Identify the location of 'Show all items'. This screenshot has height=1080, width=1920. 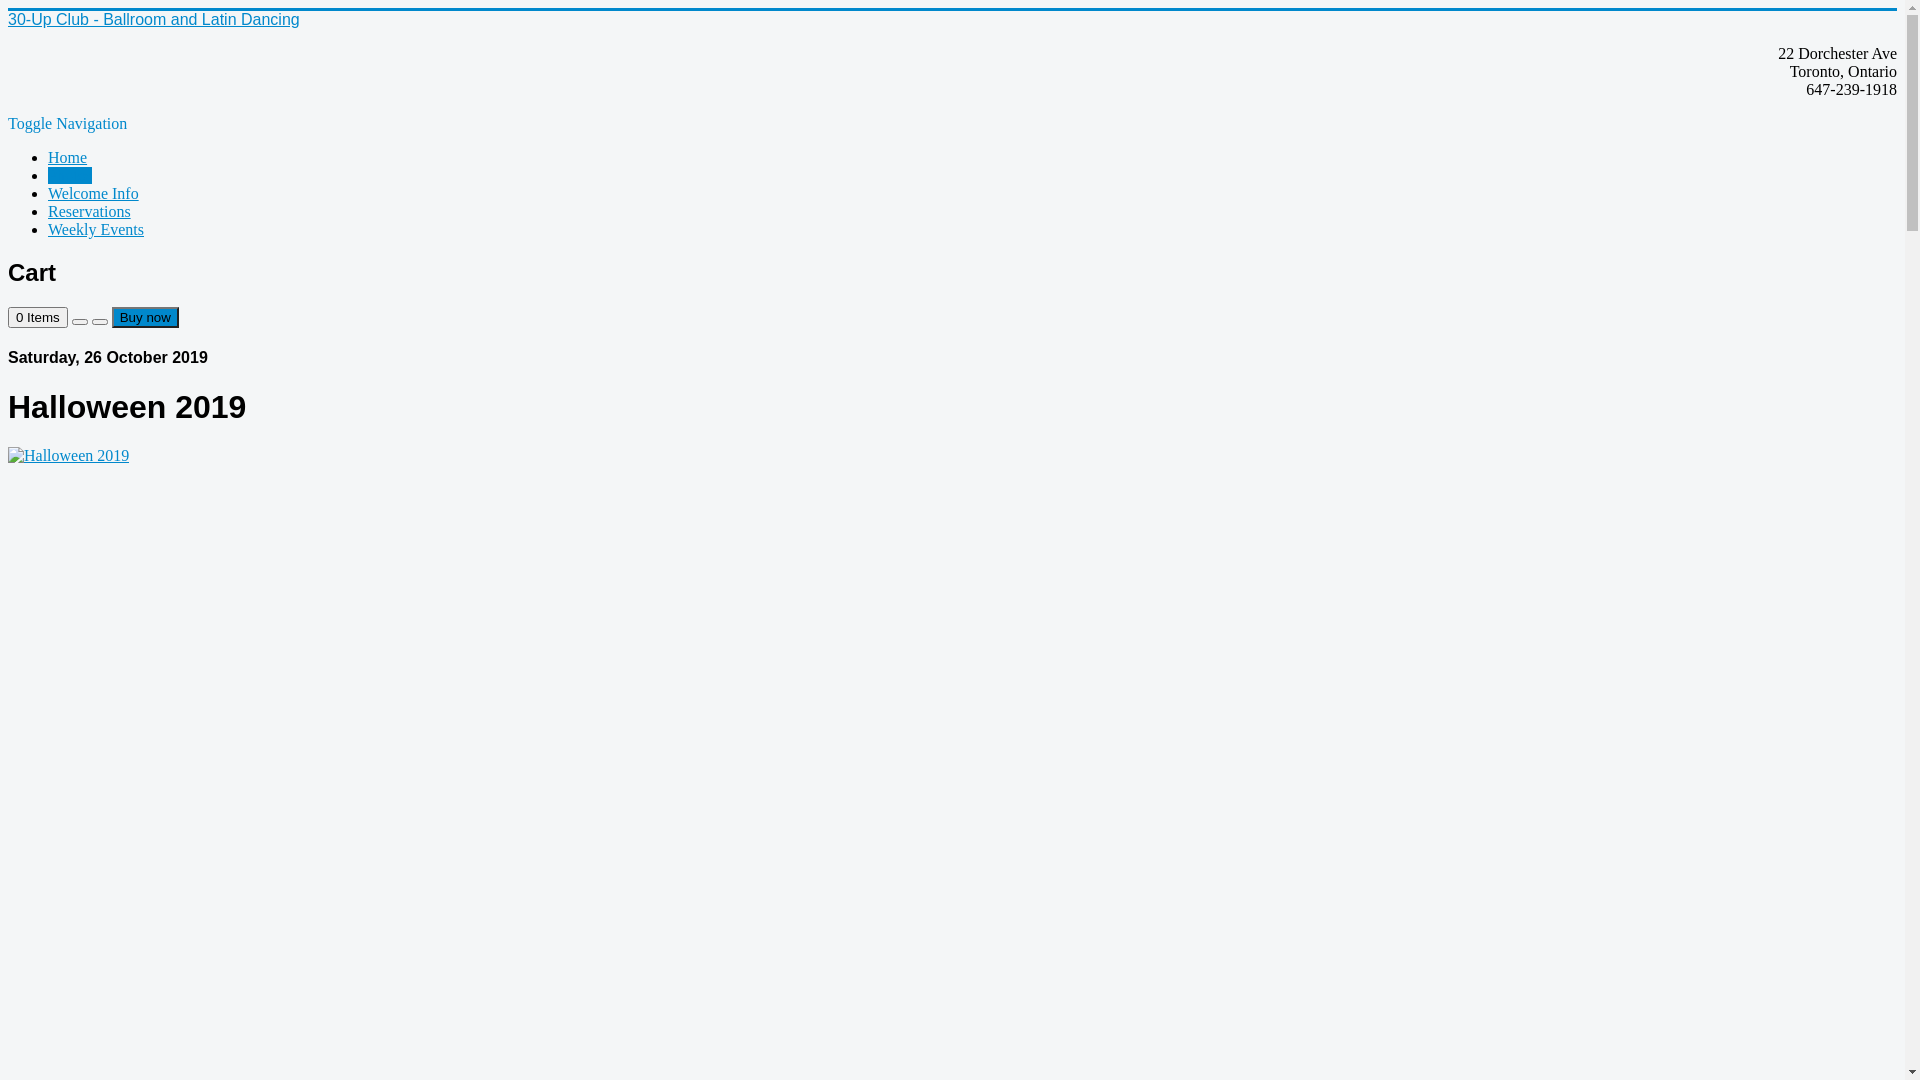
(80, 320).